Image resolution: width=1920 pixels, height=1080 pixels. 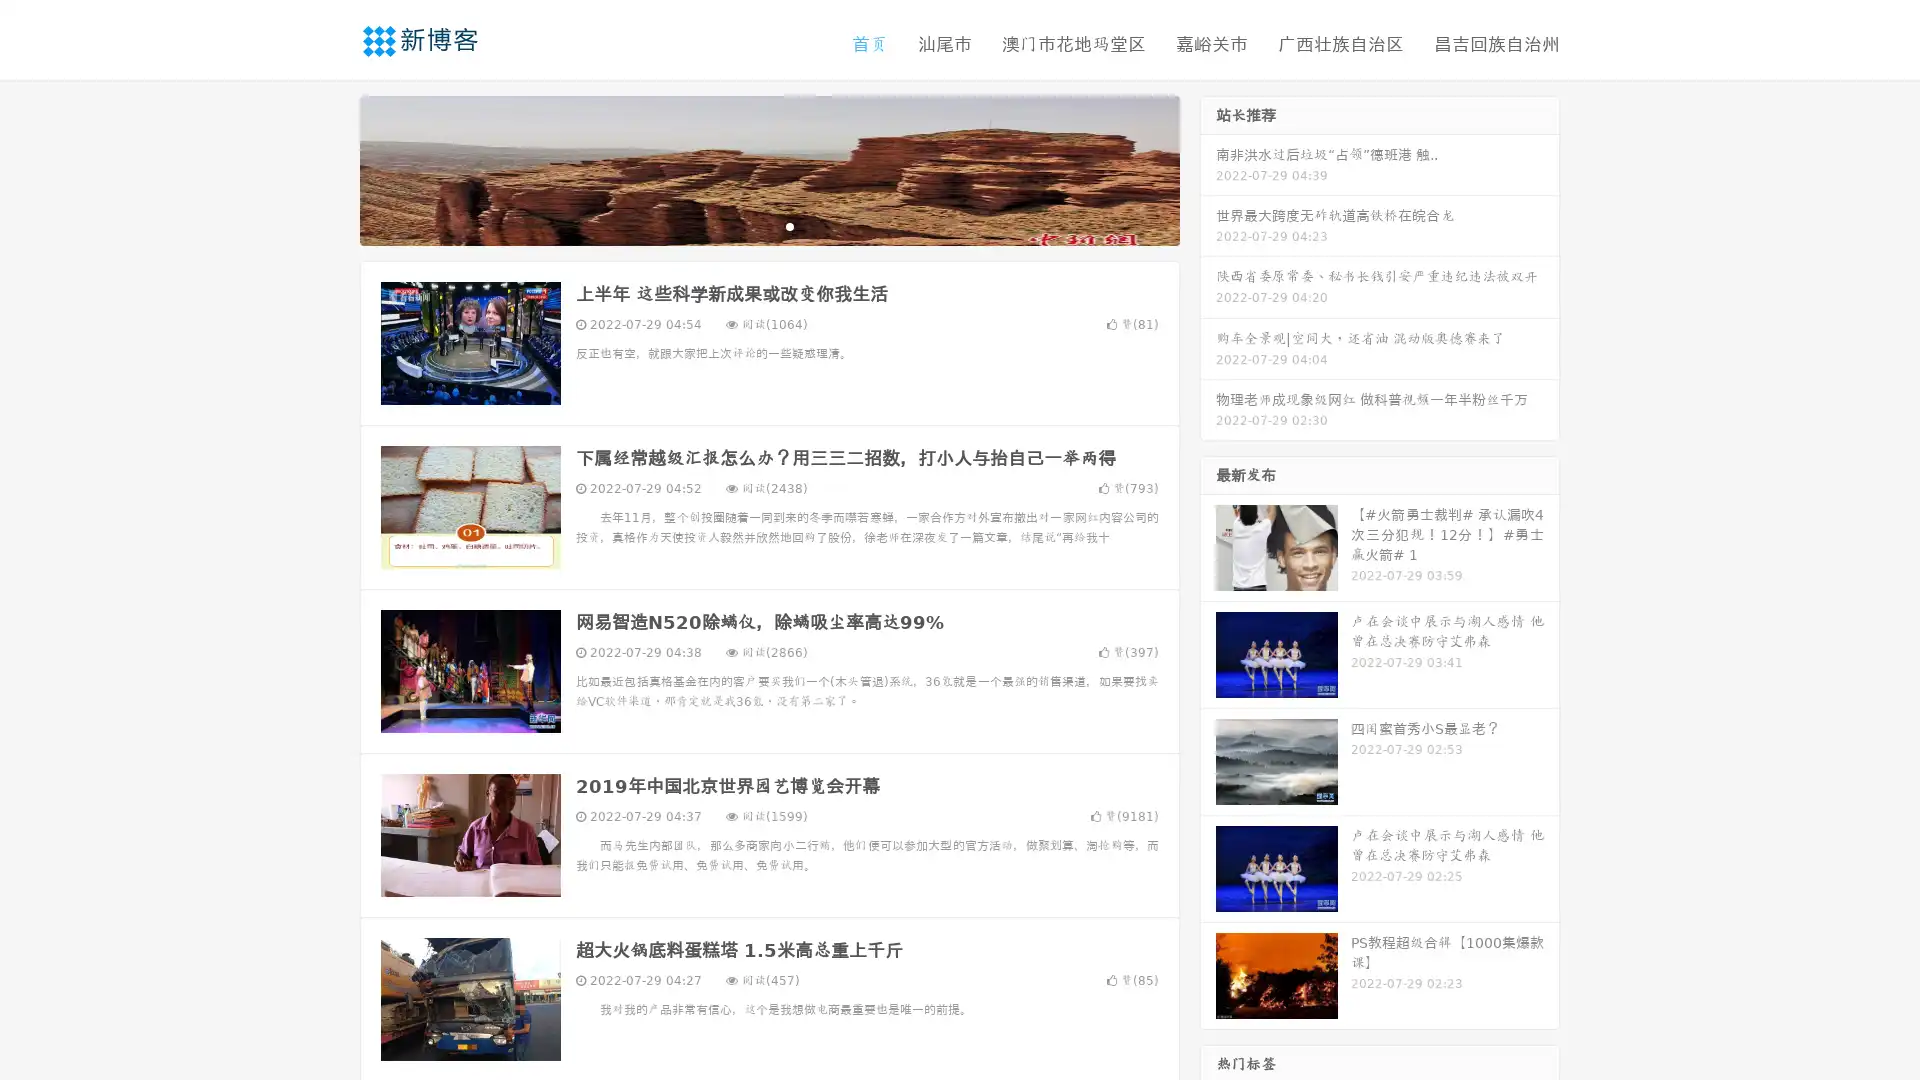 What do you see at coordinates (748, 225) in the screenshot?
I see `Go to slide 1` at bounding box center [748, 225].